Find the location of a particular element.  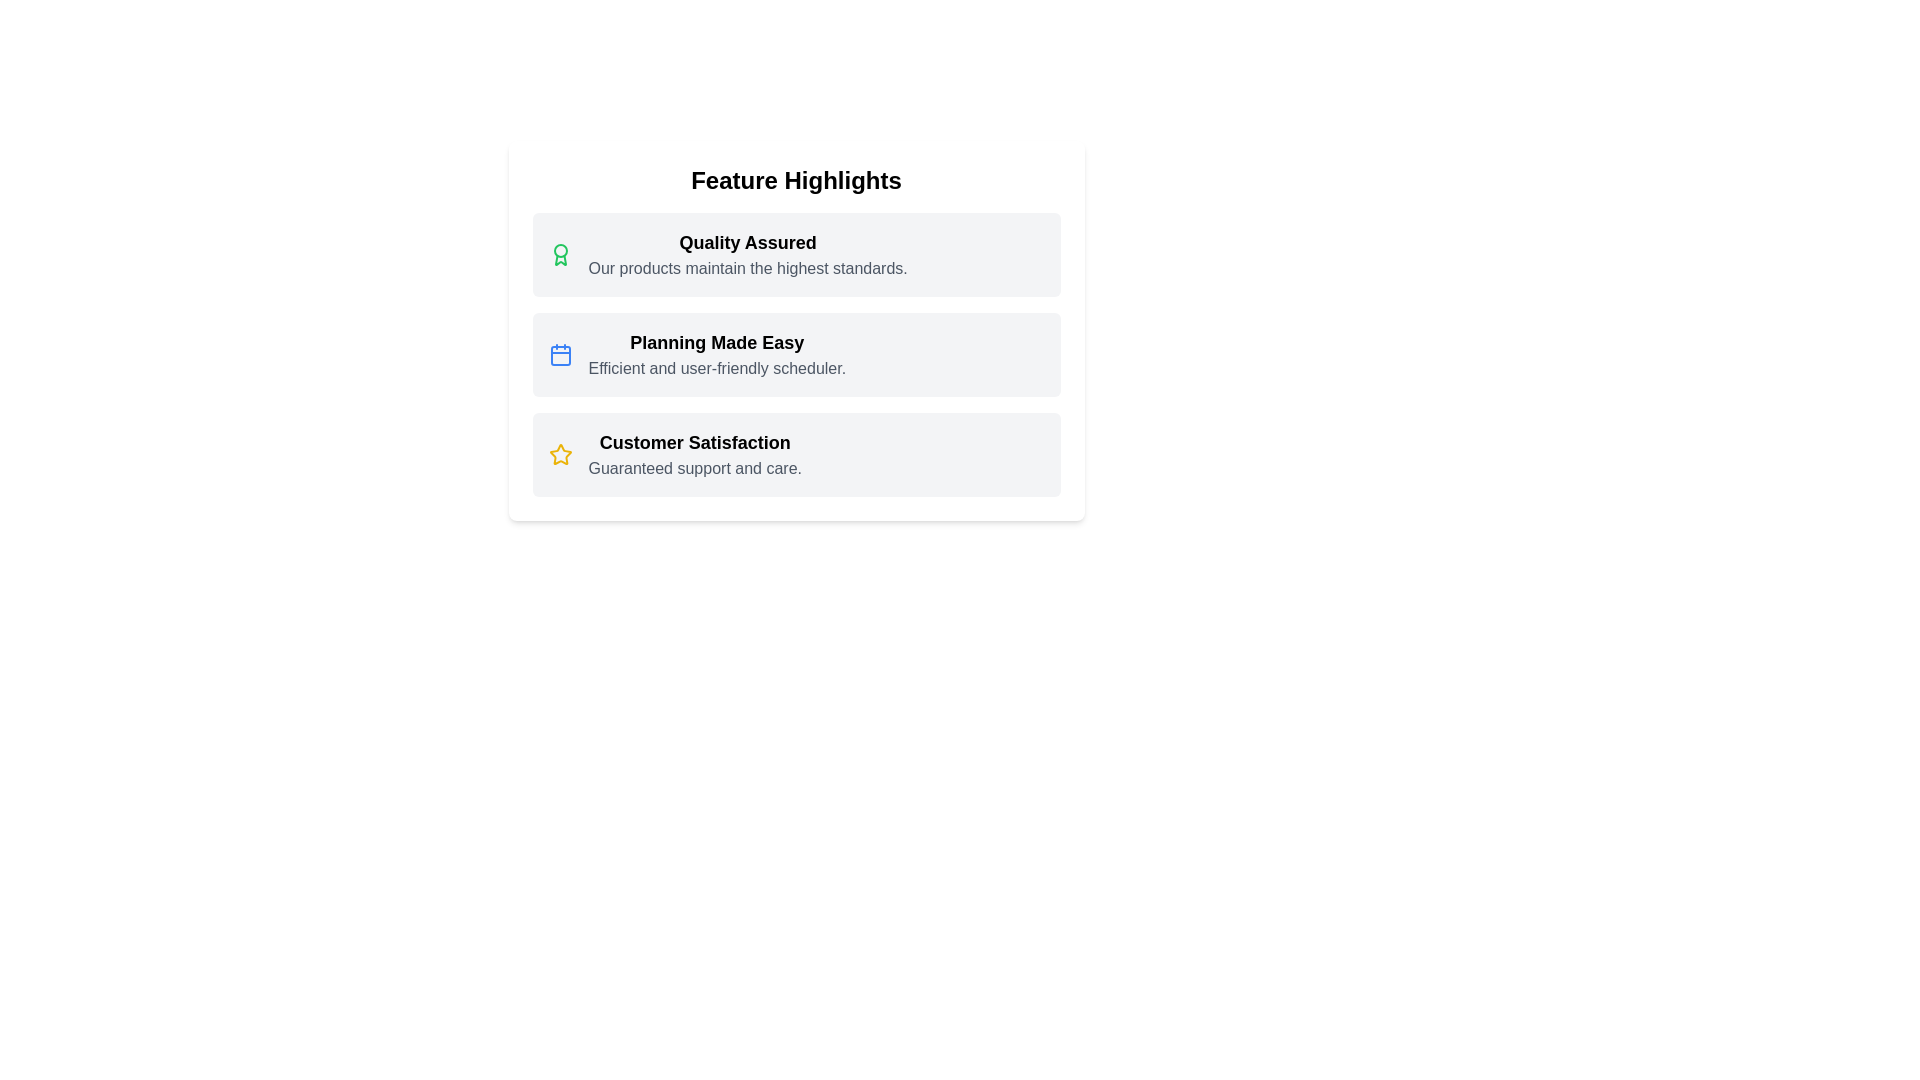

the yellow star icon located to the left of the 'Customer Satisfaction' heading in the third row of the 'Feature Highlights' list is located at coordinates (560, 455).